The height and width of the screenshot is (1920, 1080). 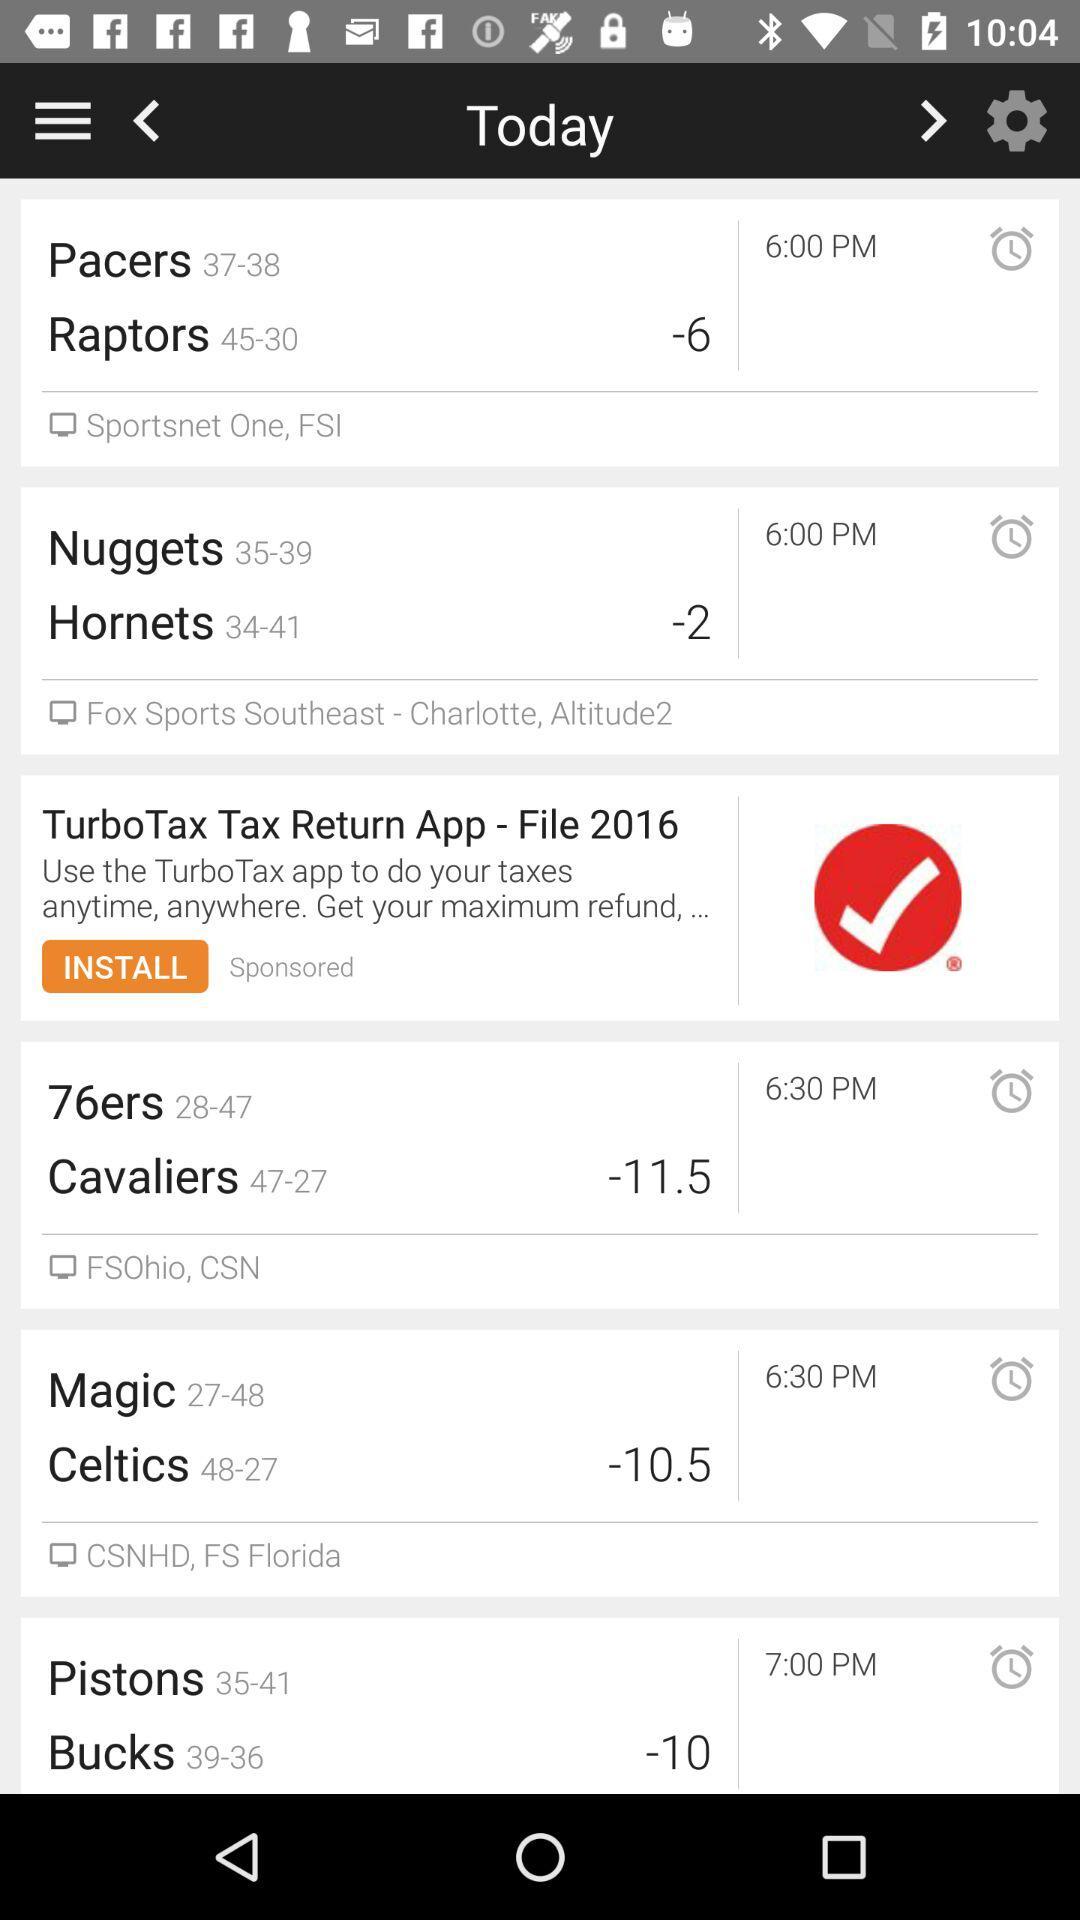 What do you see at coordinates (886, 896) in the screenshot?
I see `open sponsored application` at bounding box center [886, 896].